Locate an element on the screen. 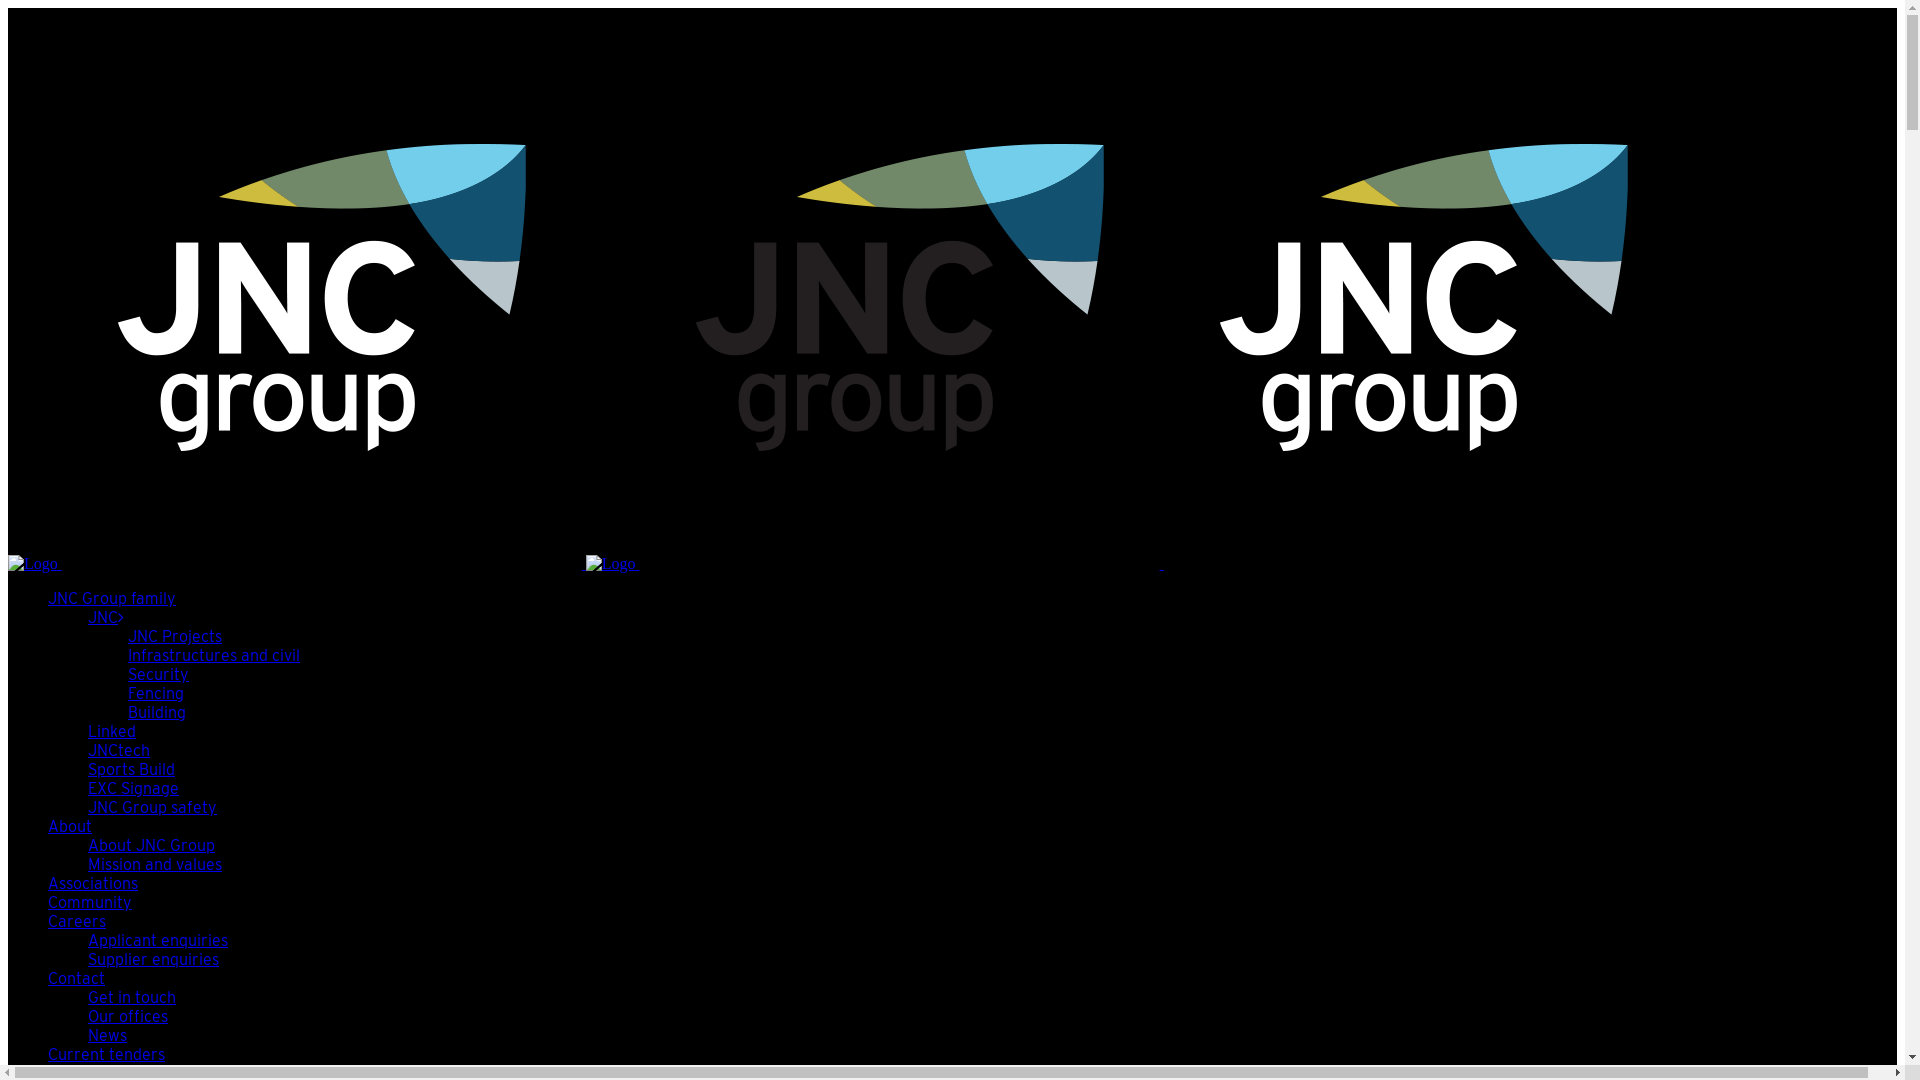  'Linked' is located at coordinates (86, 731).